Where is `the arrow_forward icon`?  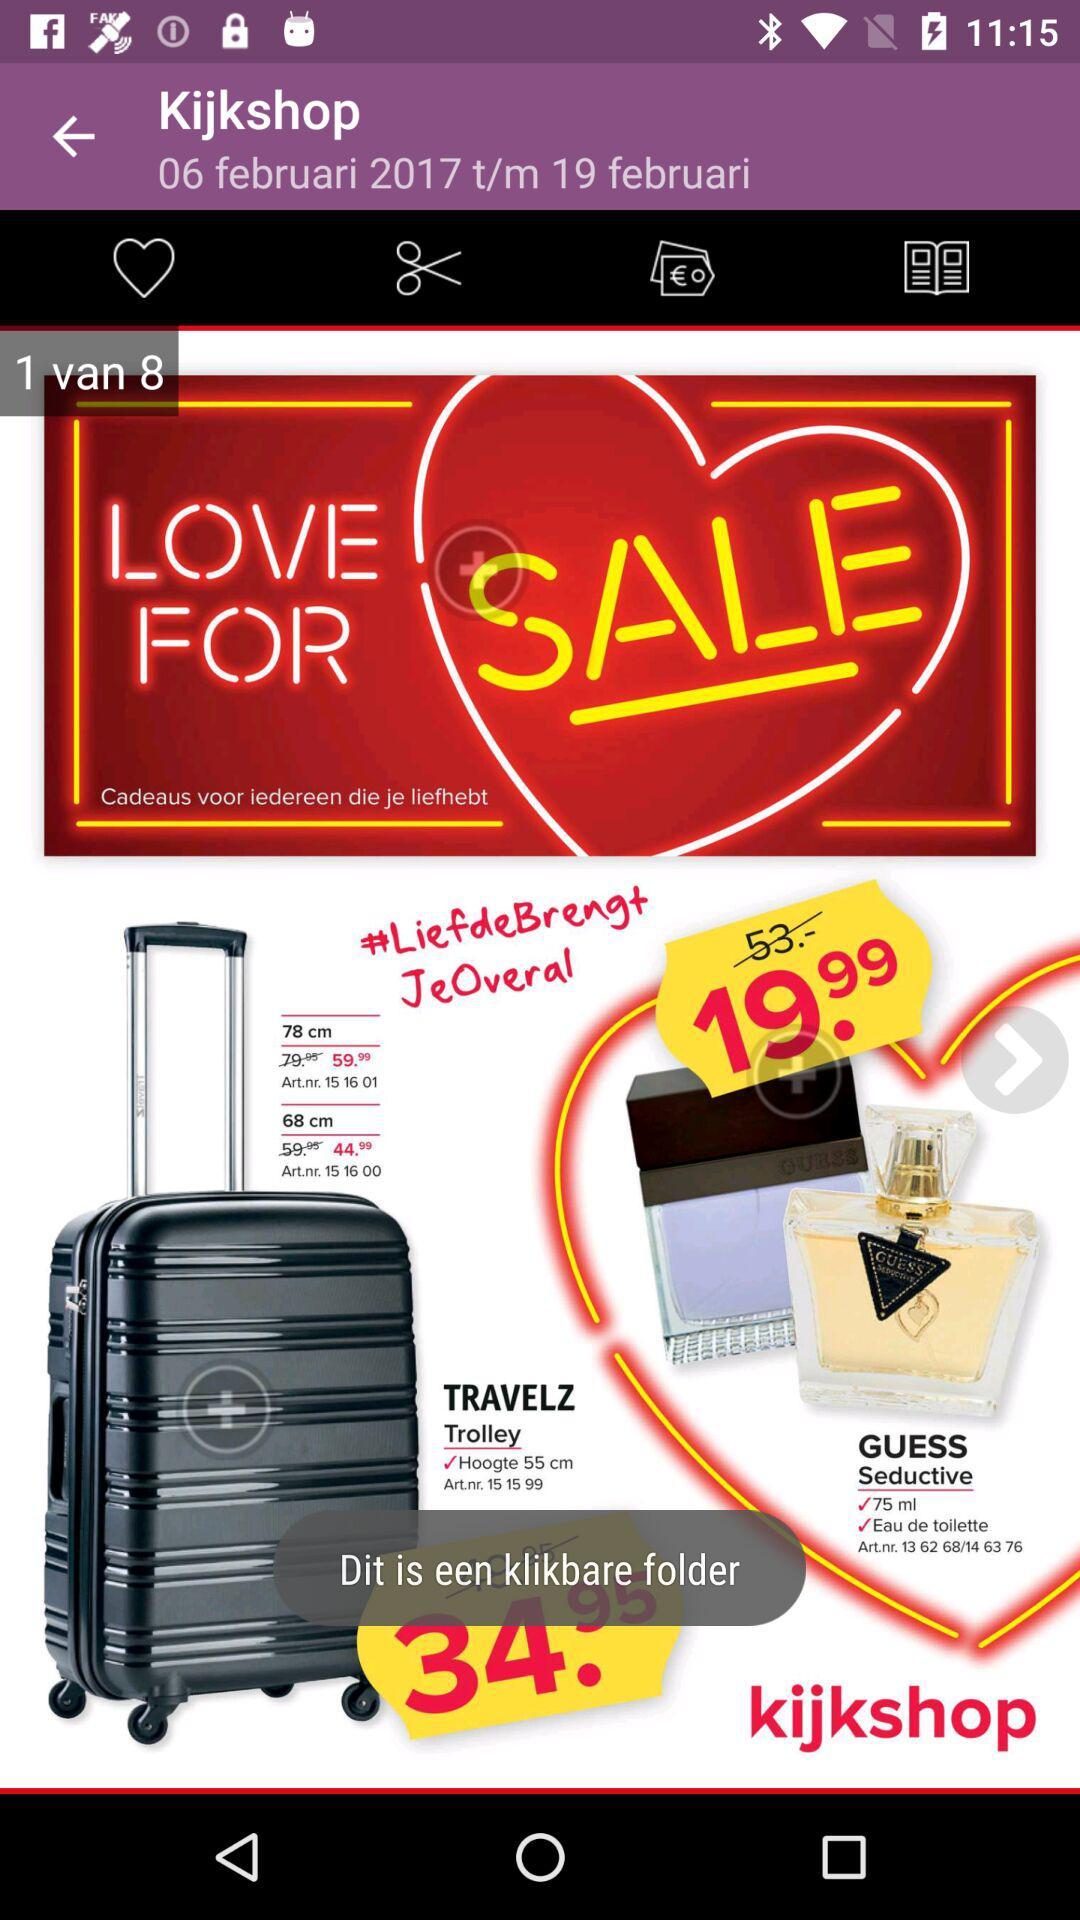 the arrow_forward icon is located at coordinates (1014, 1058).